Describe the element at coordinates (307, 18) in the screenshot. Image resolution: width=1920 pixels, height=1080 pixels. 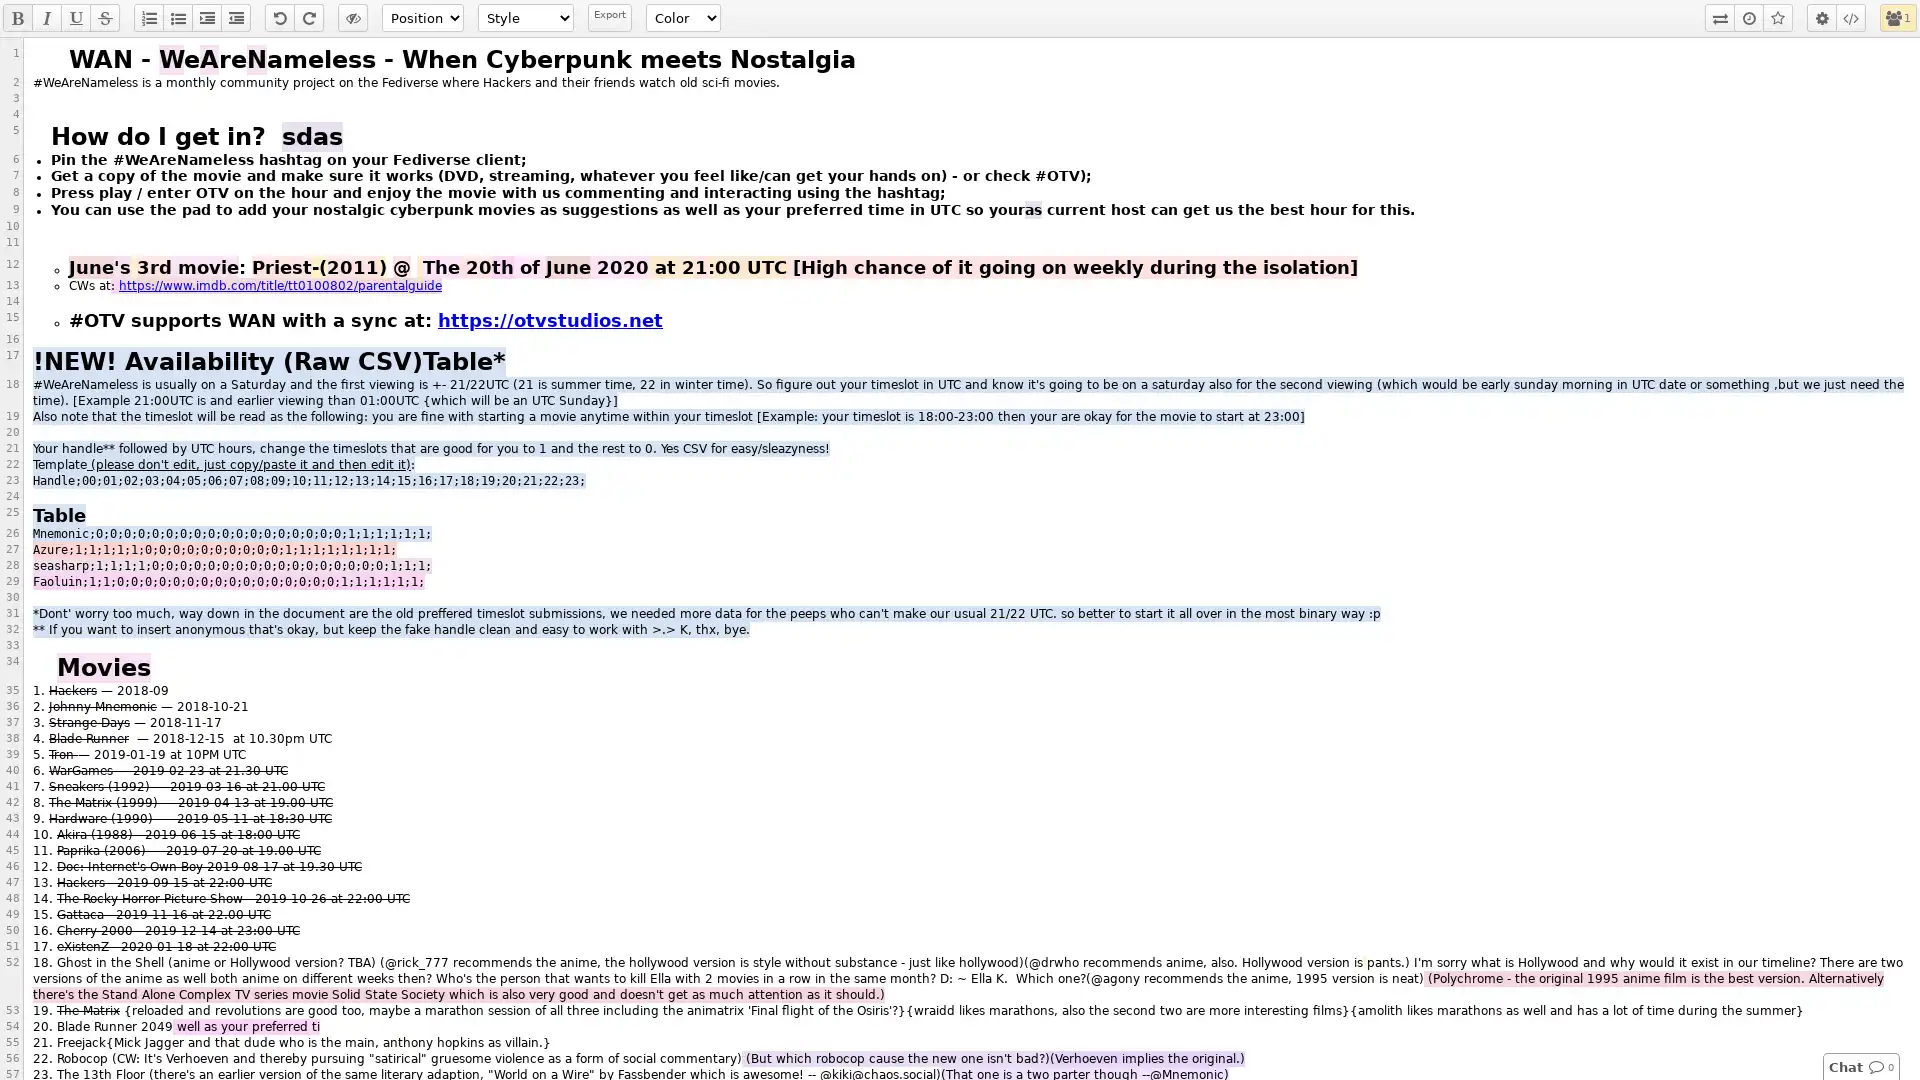
I see `Redo (Ctrl+Y)` at that location.